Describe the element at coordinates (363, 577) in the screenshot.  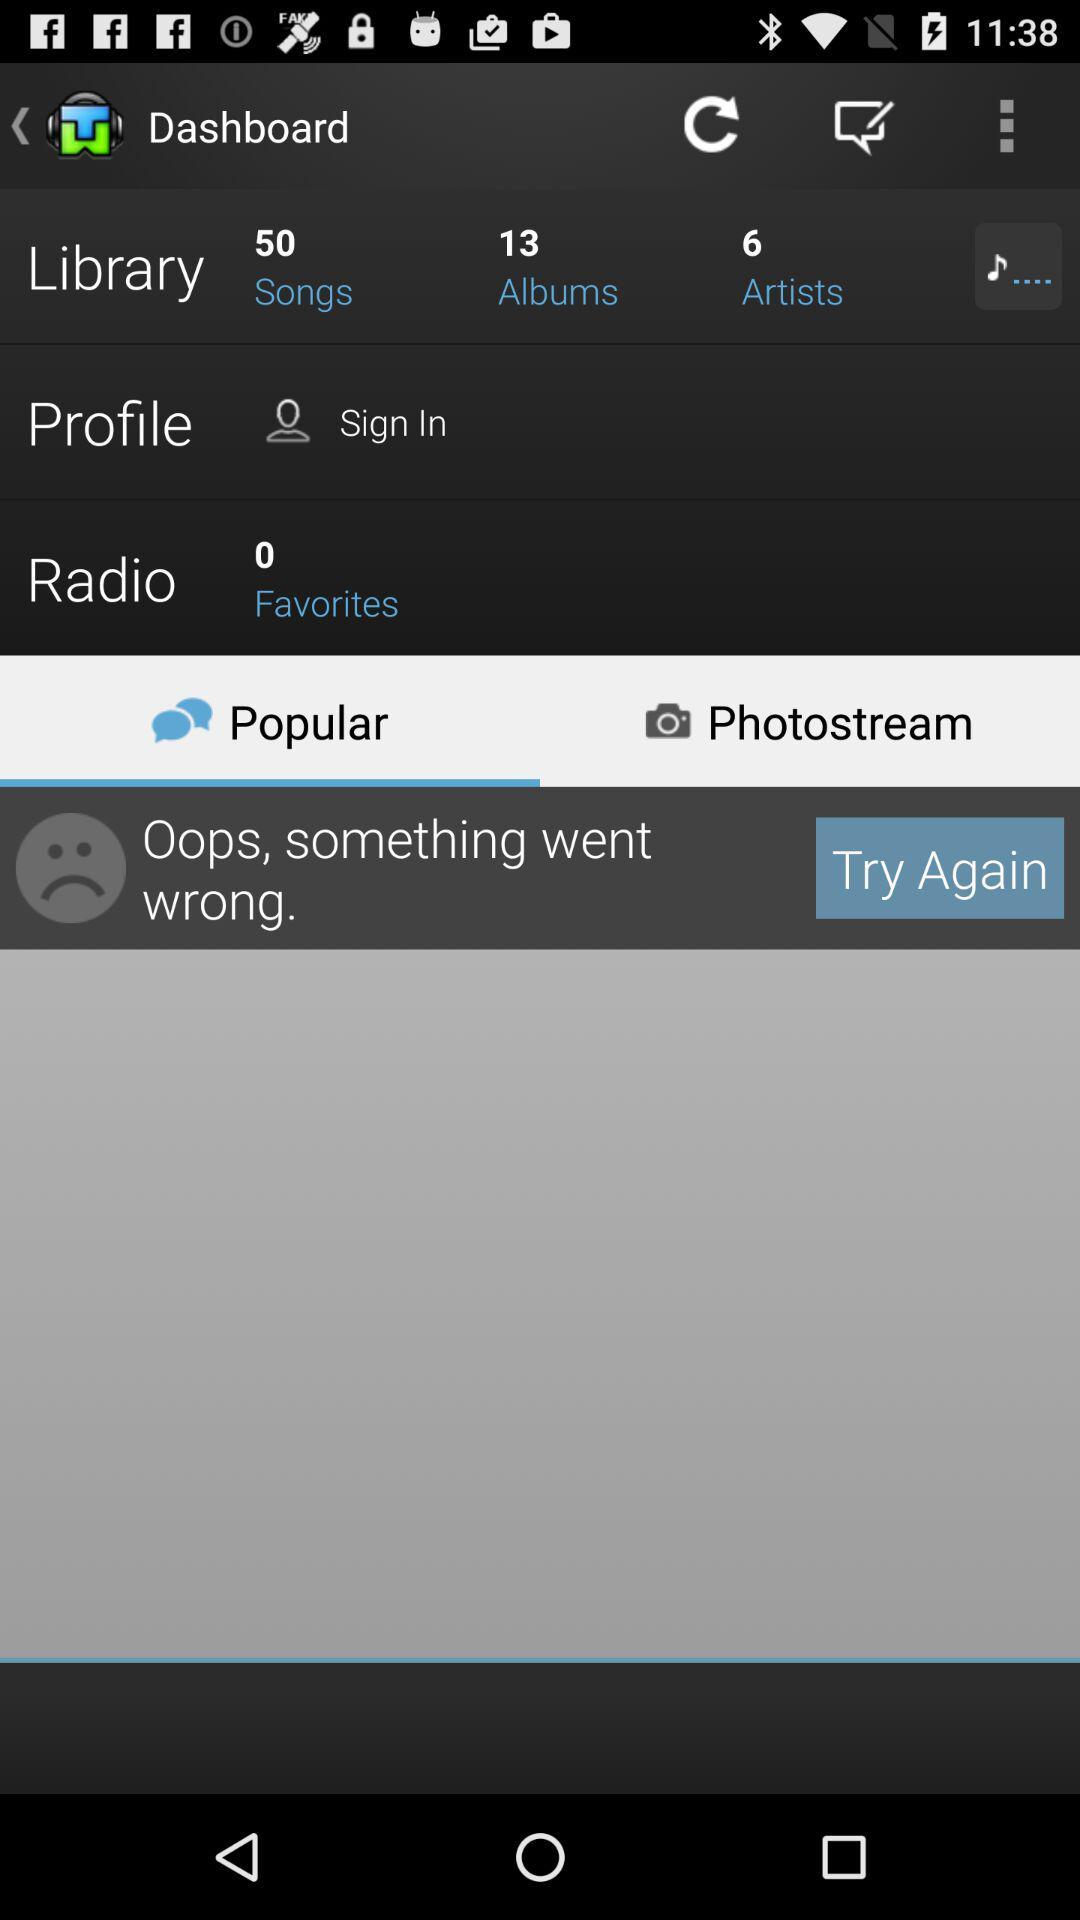
I see `the favorites which is right side of the radio` at that location.